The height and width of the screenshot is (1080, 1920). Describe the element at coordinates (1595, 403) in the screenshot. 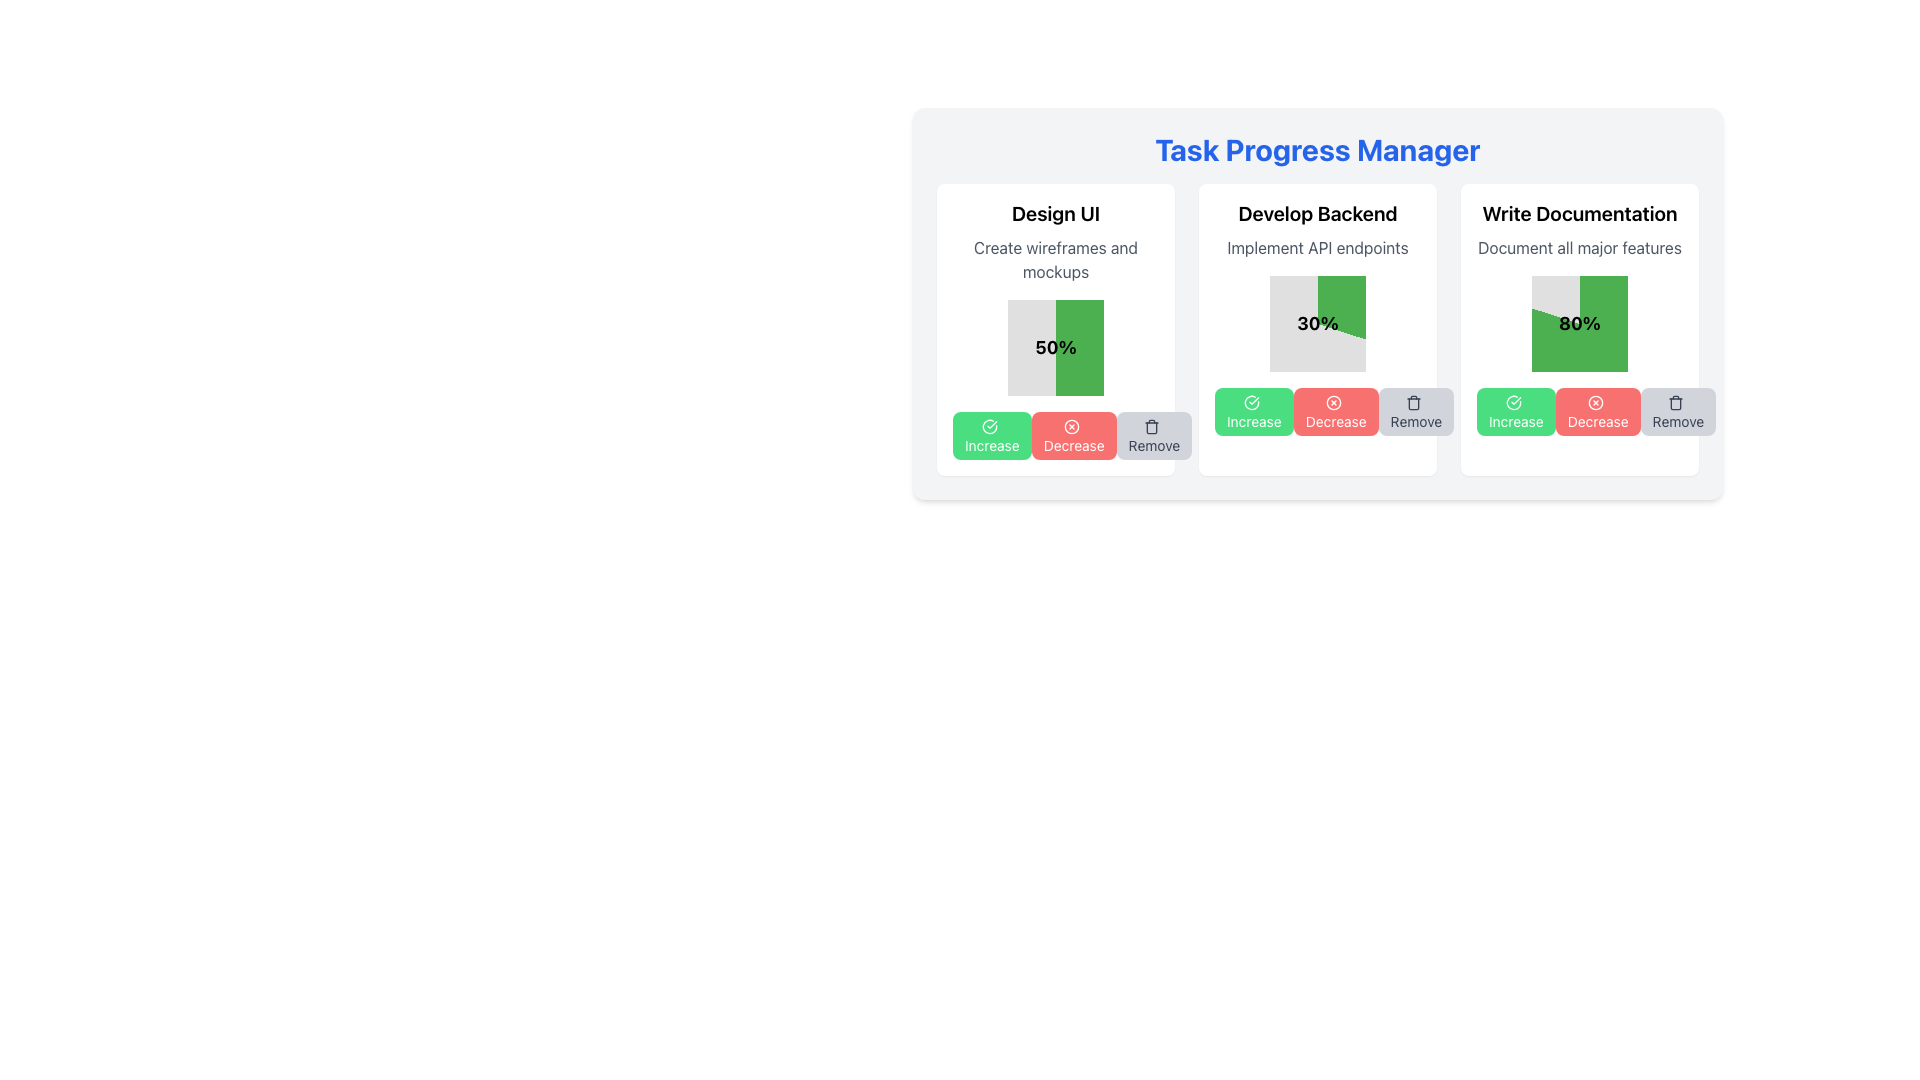

I see `the circular red icon with a white 'x' located within the 'Decrease' button in the 'Write Documentation' section of the task management interface` at that location.